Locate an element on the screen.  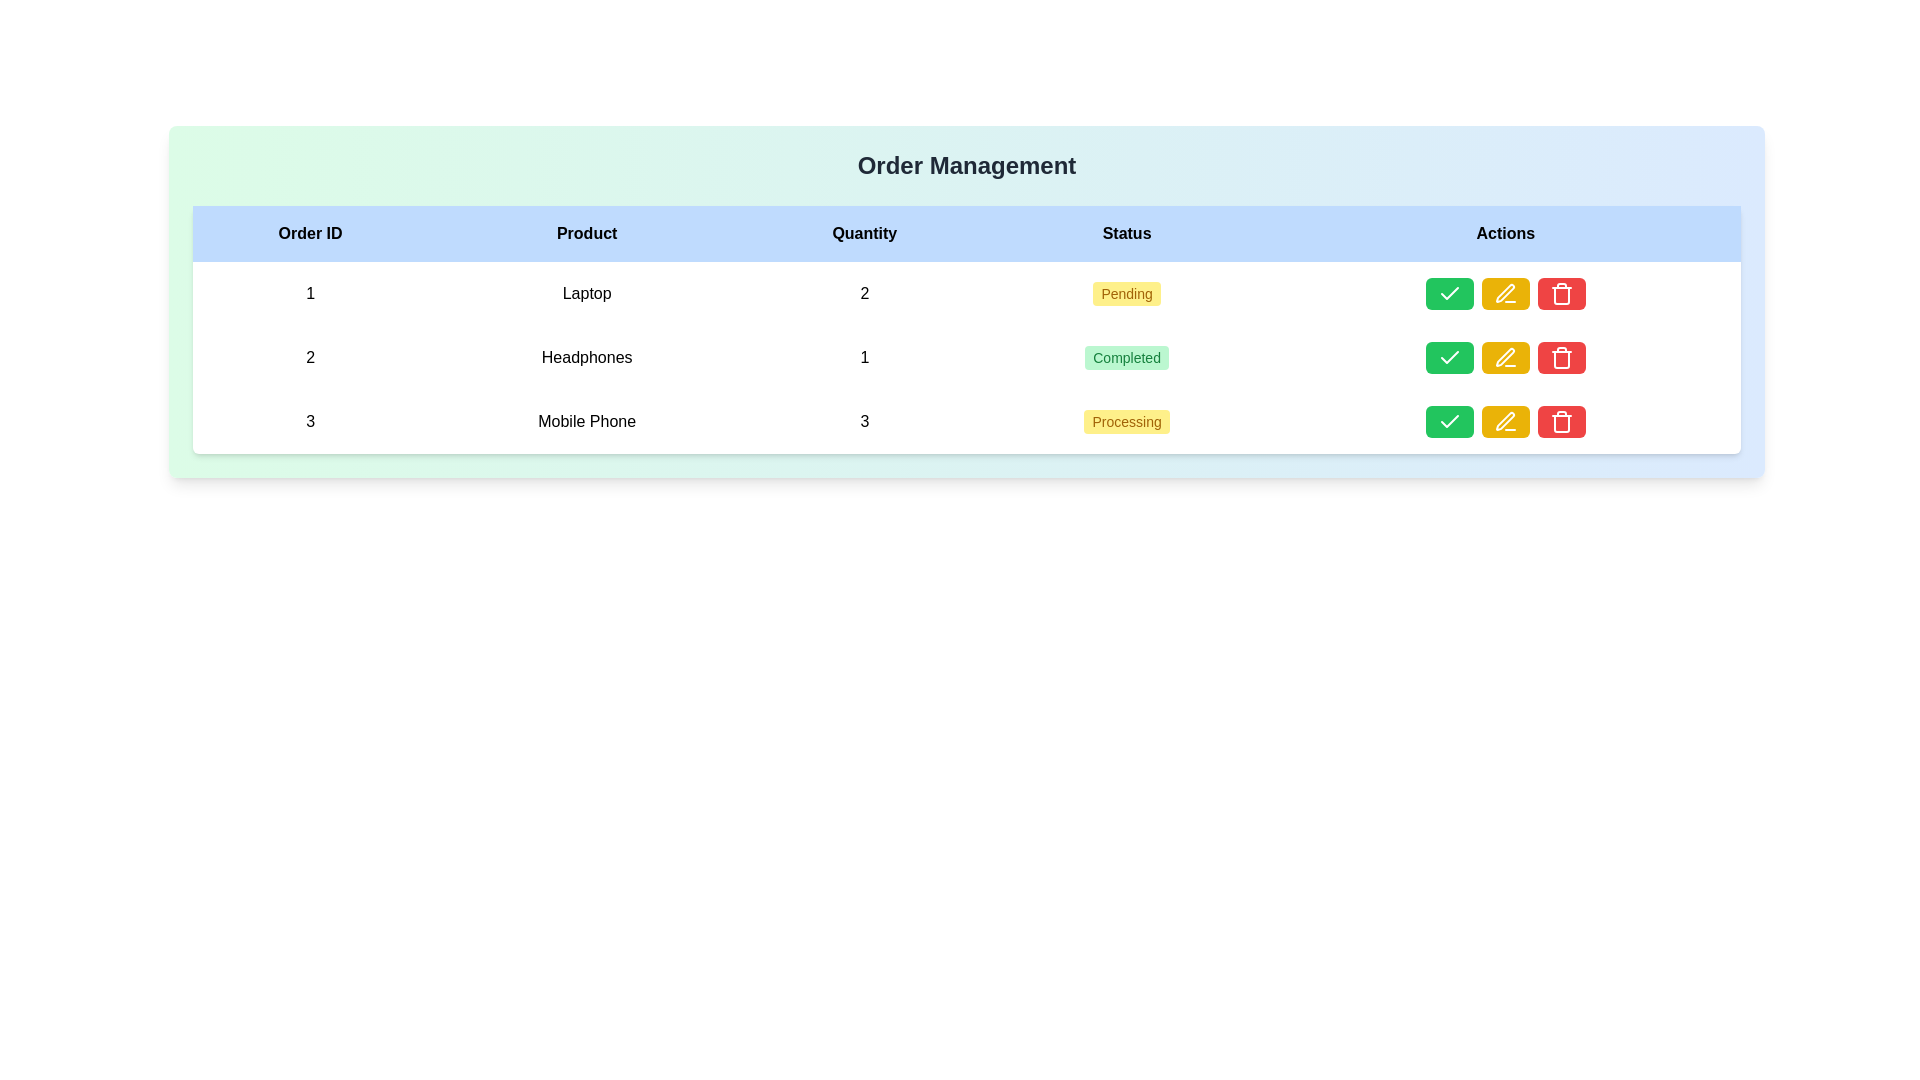
the pen icon located within the yellow rectangular button for the edit action in the 'Actions' column of the second row to visualize interactive feedback is located at coordinates (1505, 357).